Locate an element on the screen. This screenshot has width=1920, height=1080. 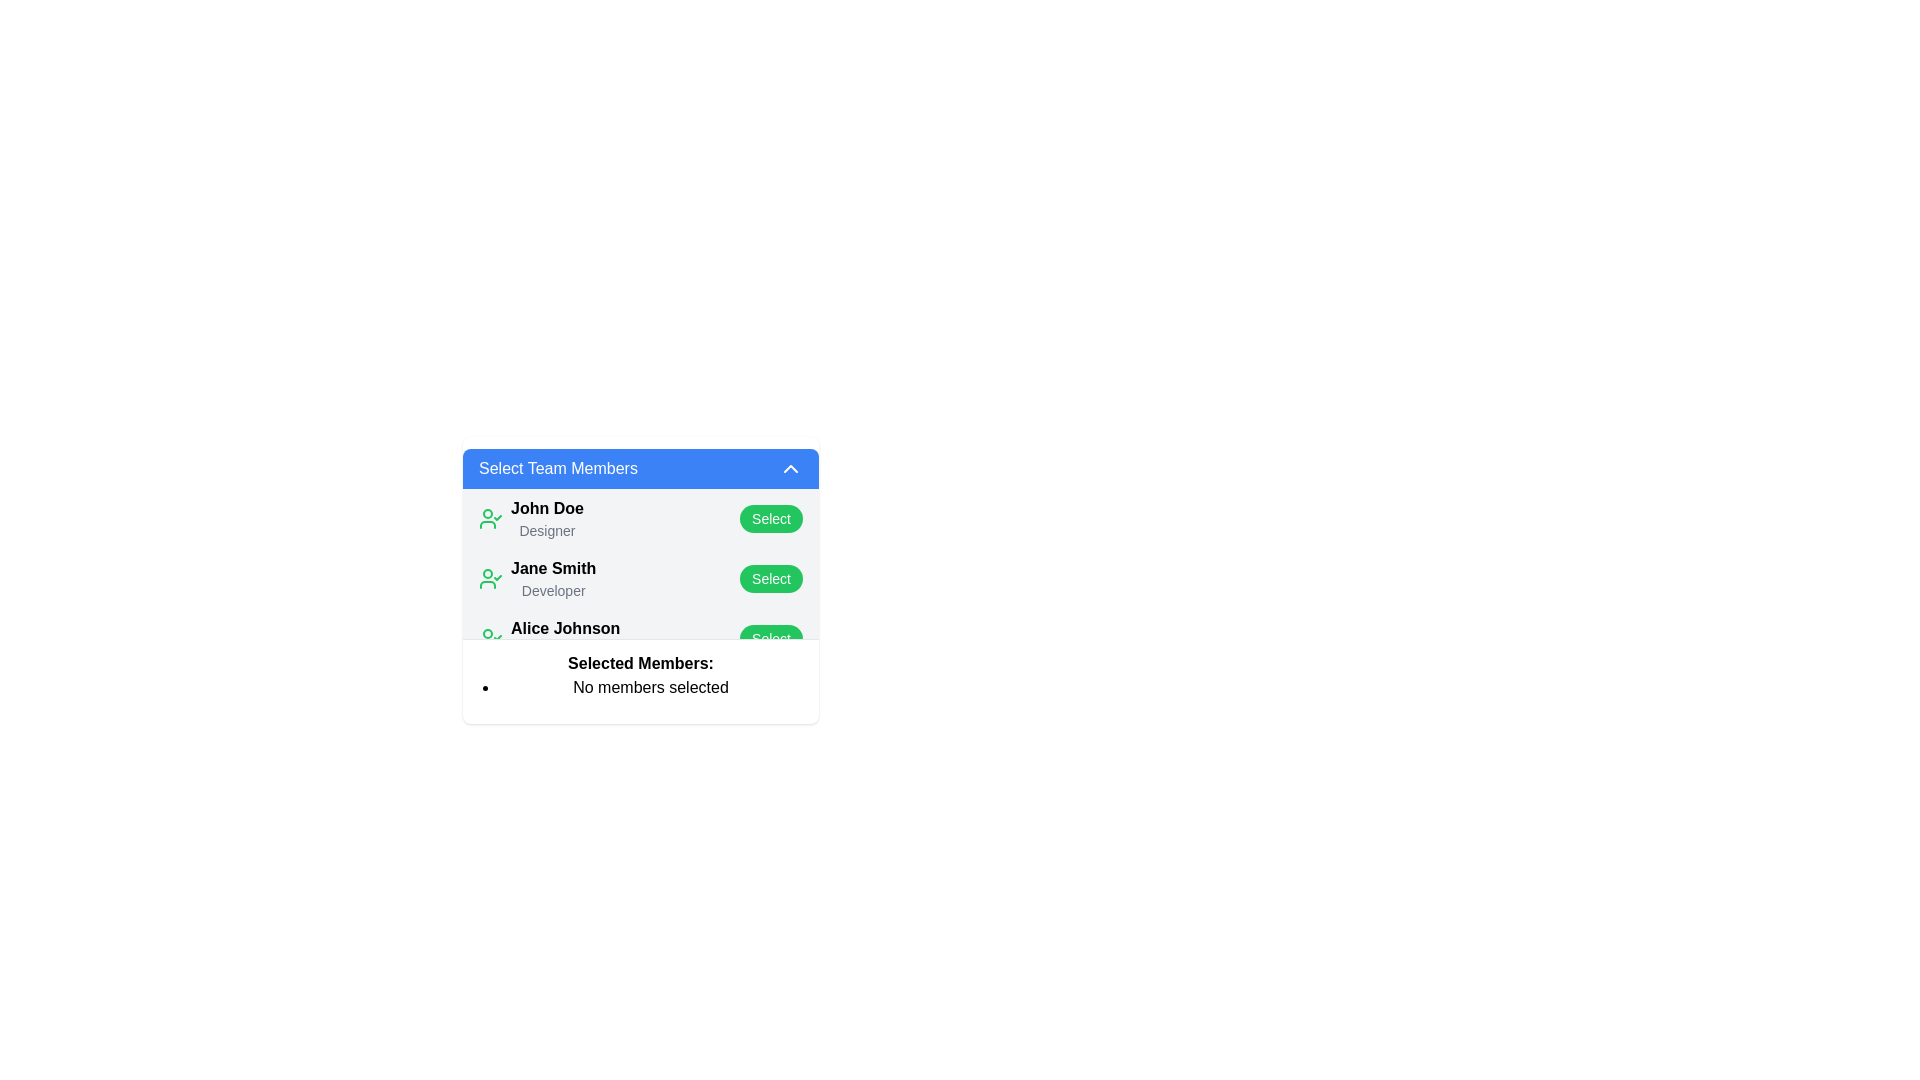
the selection button for 'Alice Johnson' is located at coordinates (770, 639).